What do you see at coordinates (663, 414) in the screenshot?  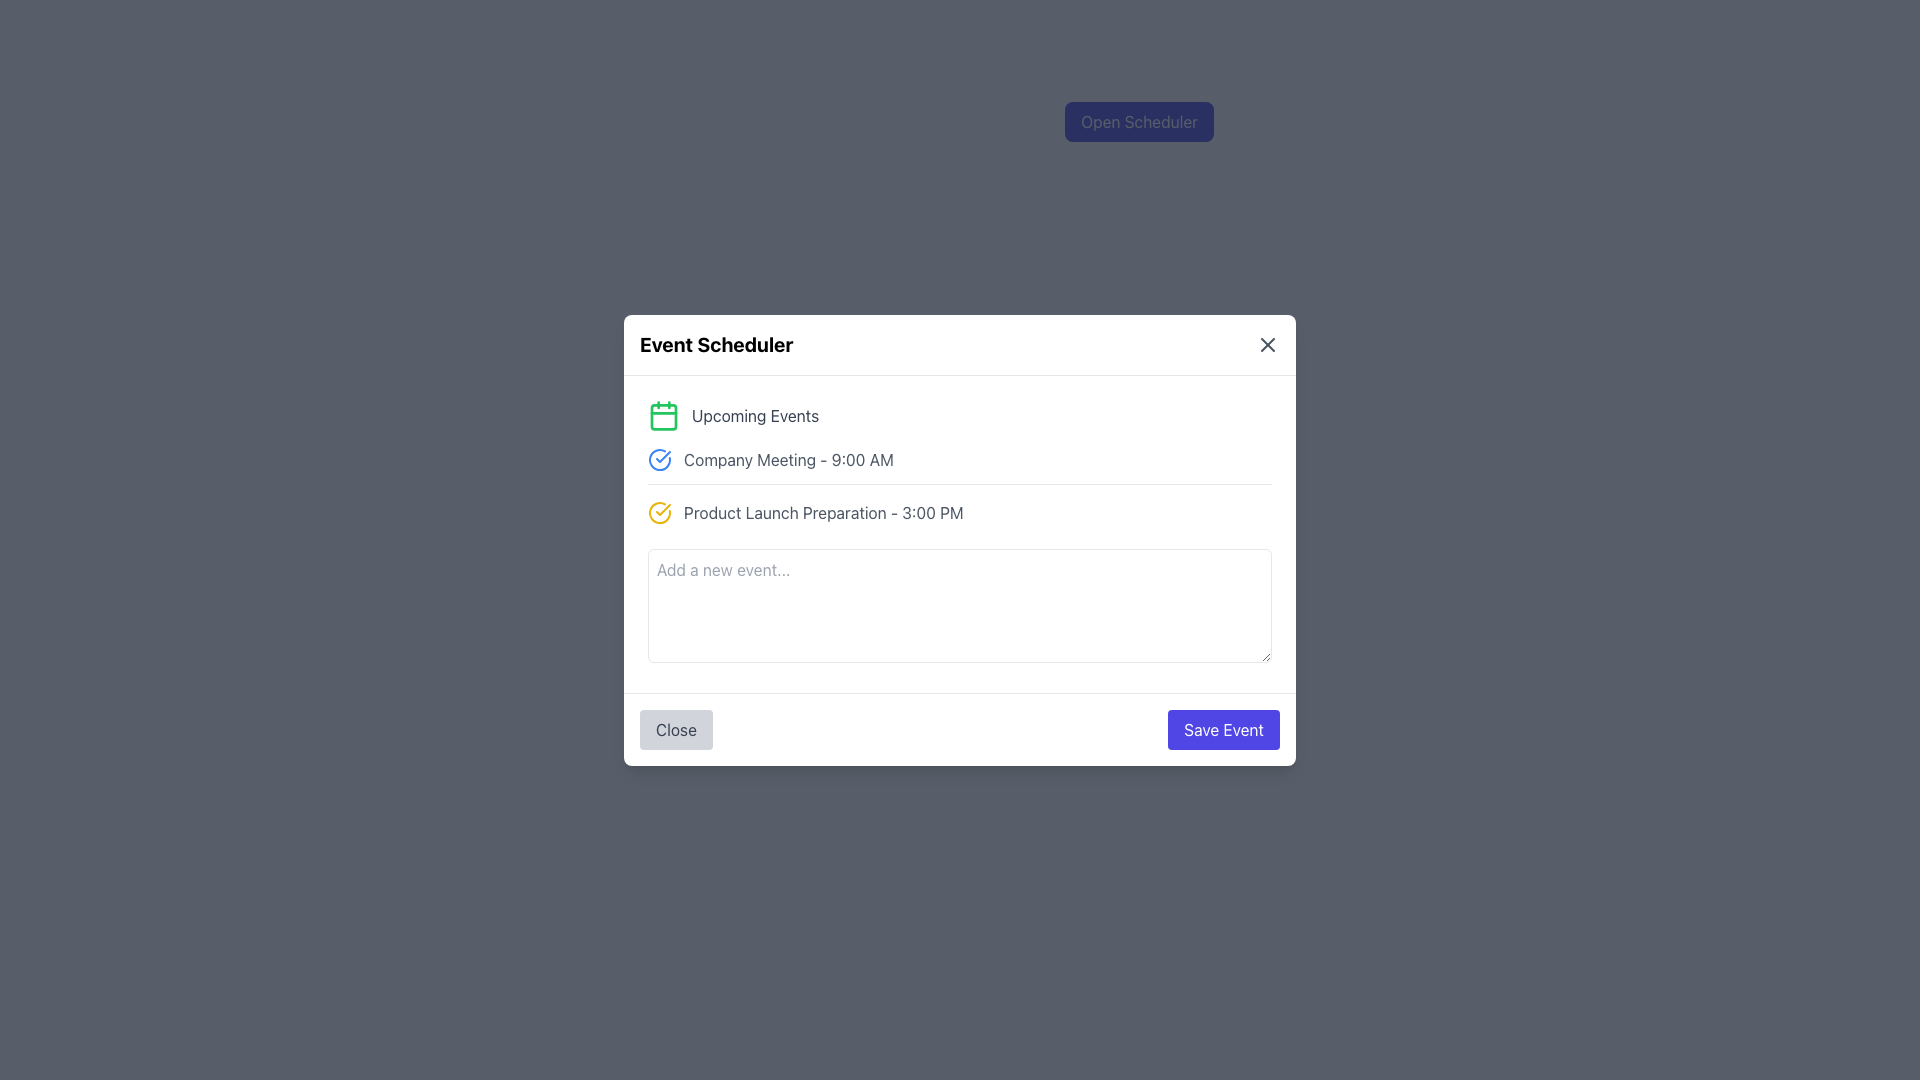 I see `the calendar icon that represents the upcoming events section in the scheduler, positioned to the left of the title 'Upcoming Events'` at bounding box center [663, 414].